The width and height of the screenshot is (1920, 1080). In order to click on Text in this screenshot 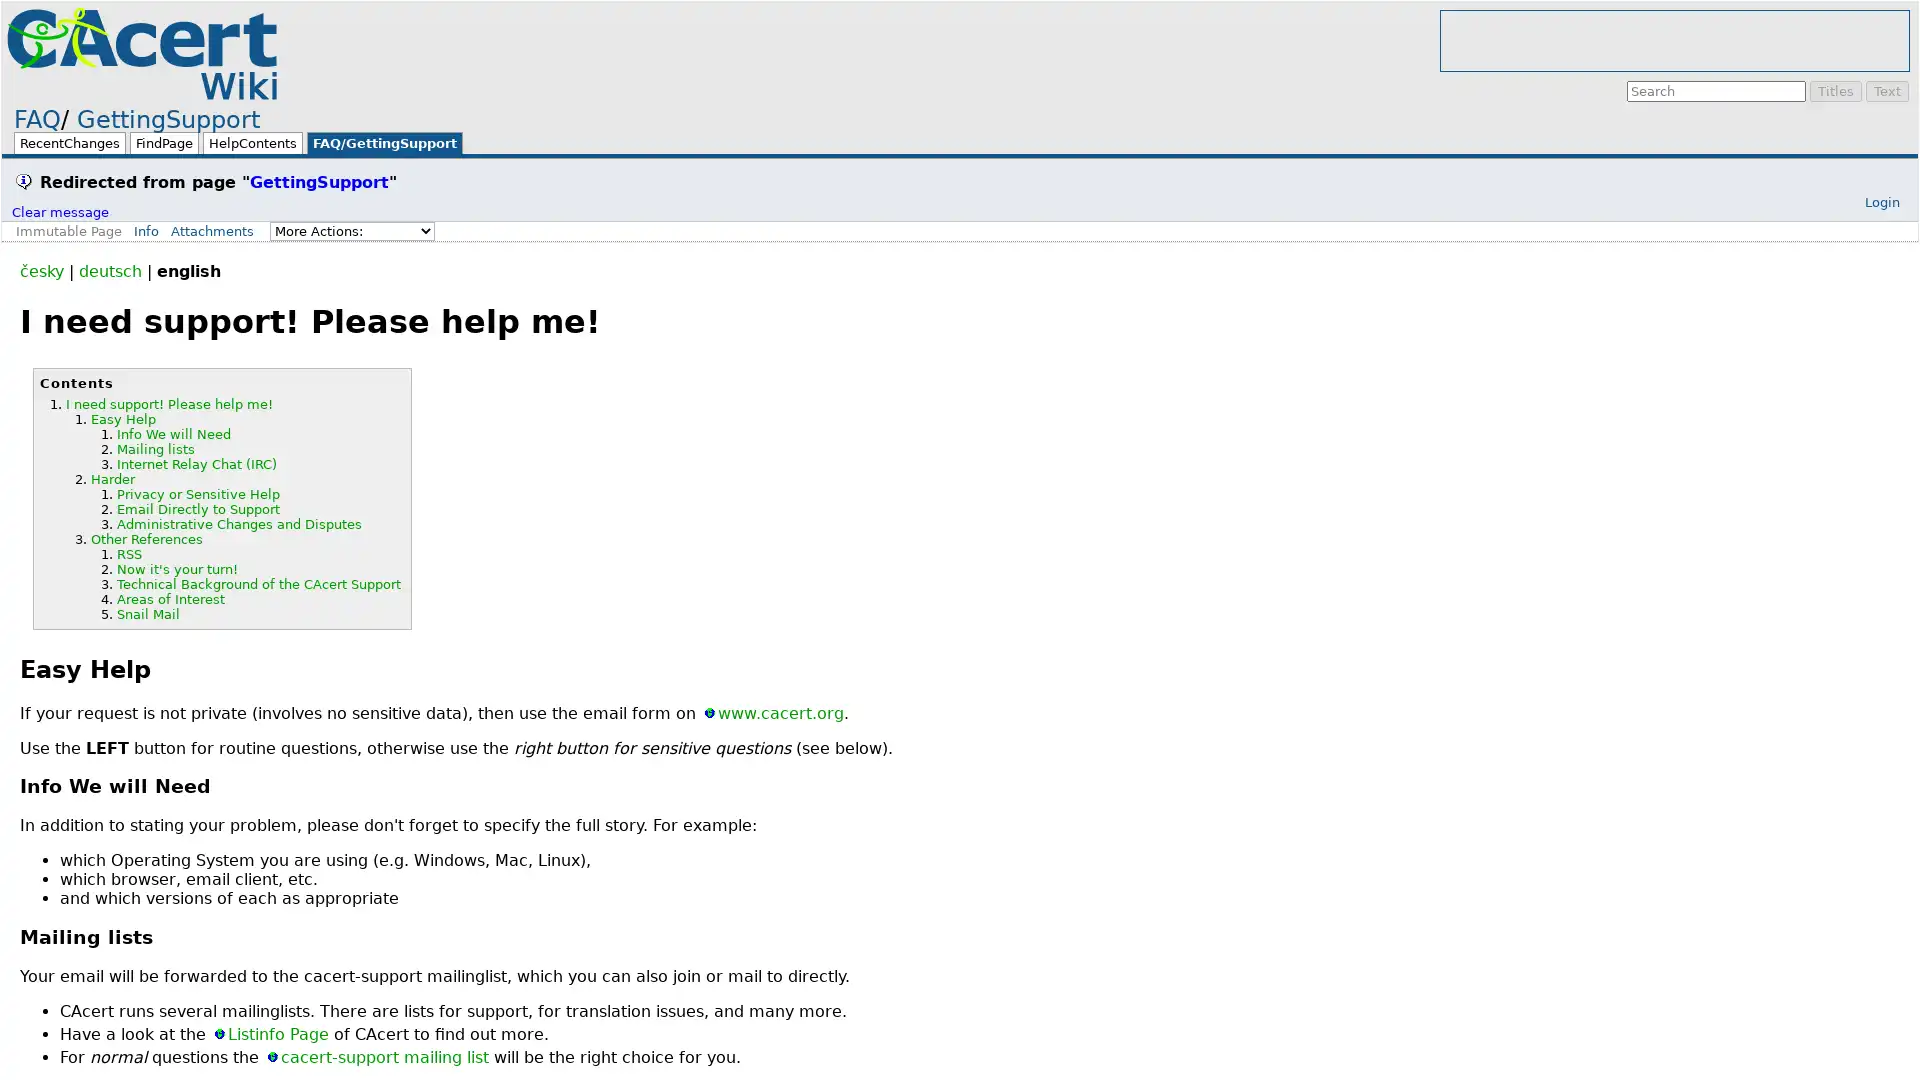, I will do `click(1886, 91)`.